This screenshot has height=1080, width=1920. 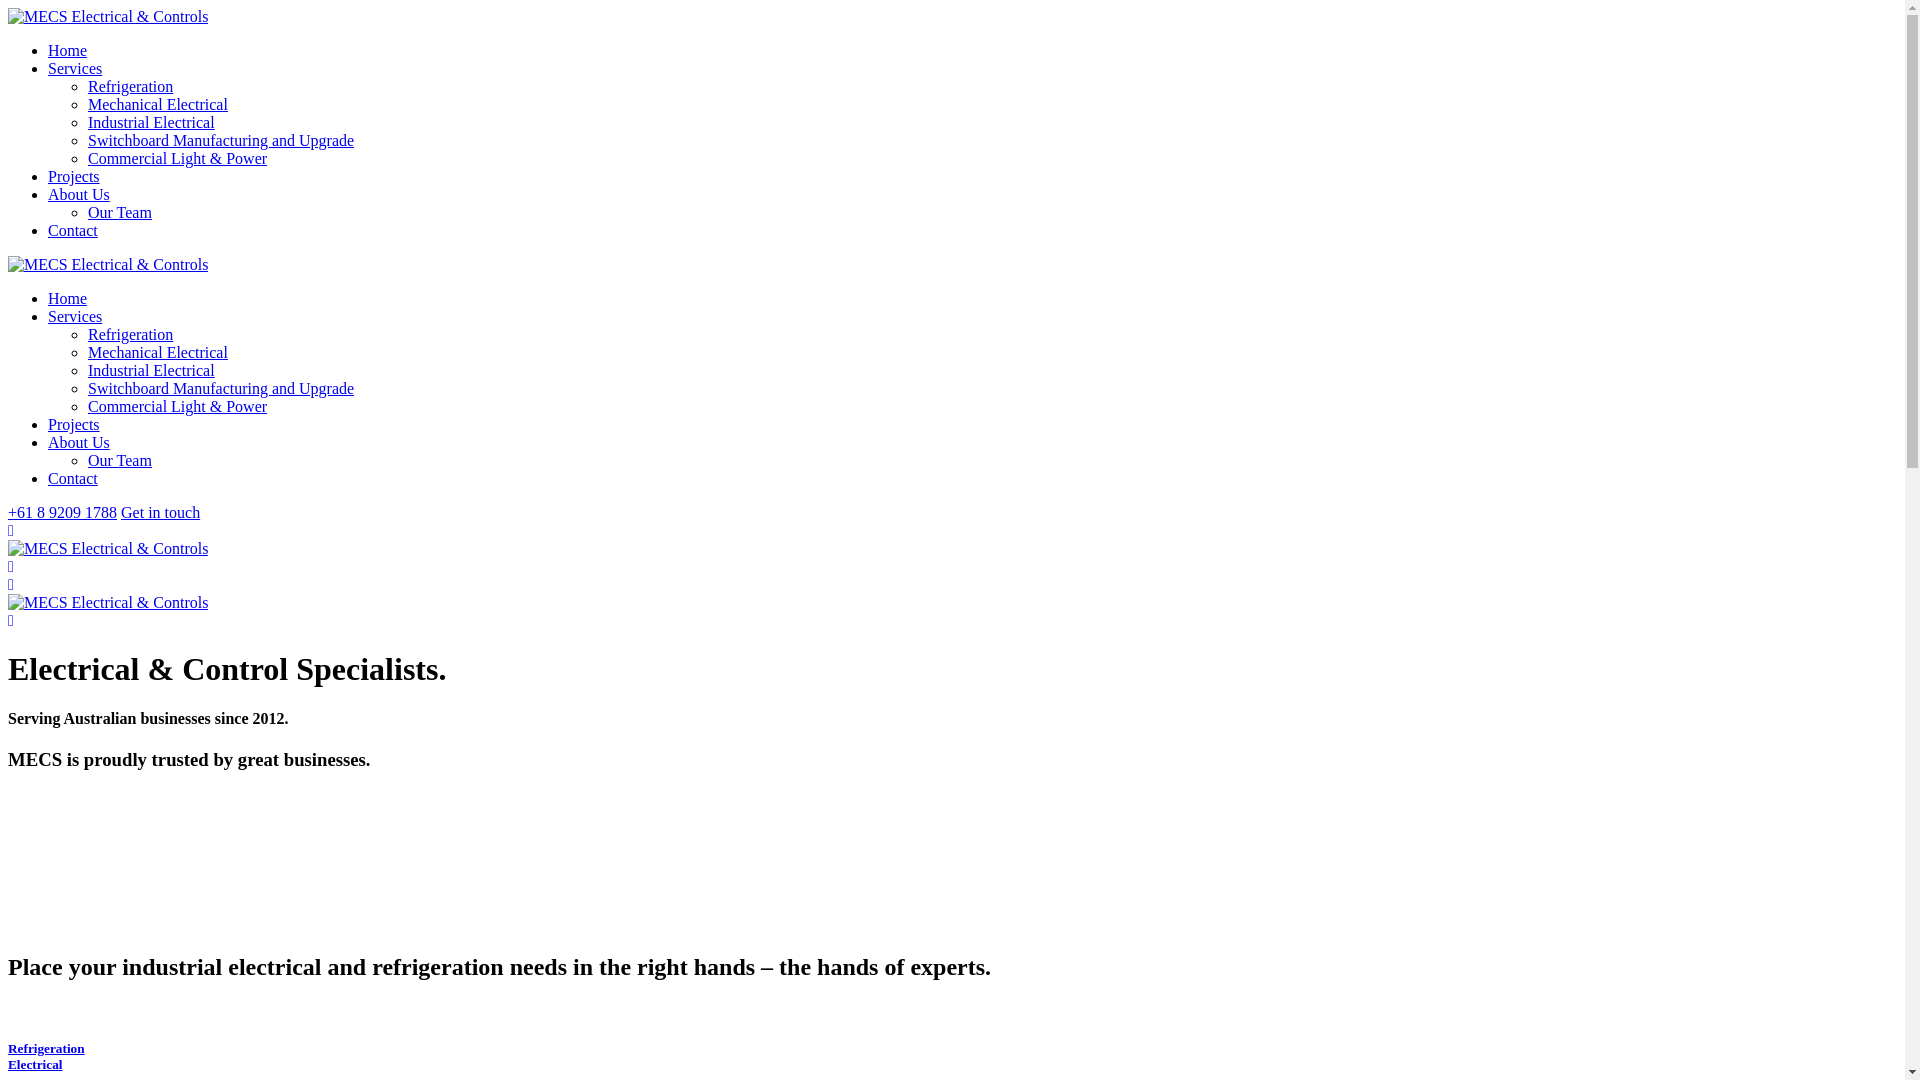 What do you see at coordinates (157, 351) in the screenshot?
I see `'Mechanical Electrical'` at bounding box center [157, 351].